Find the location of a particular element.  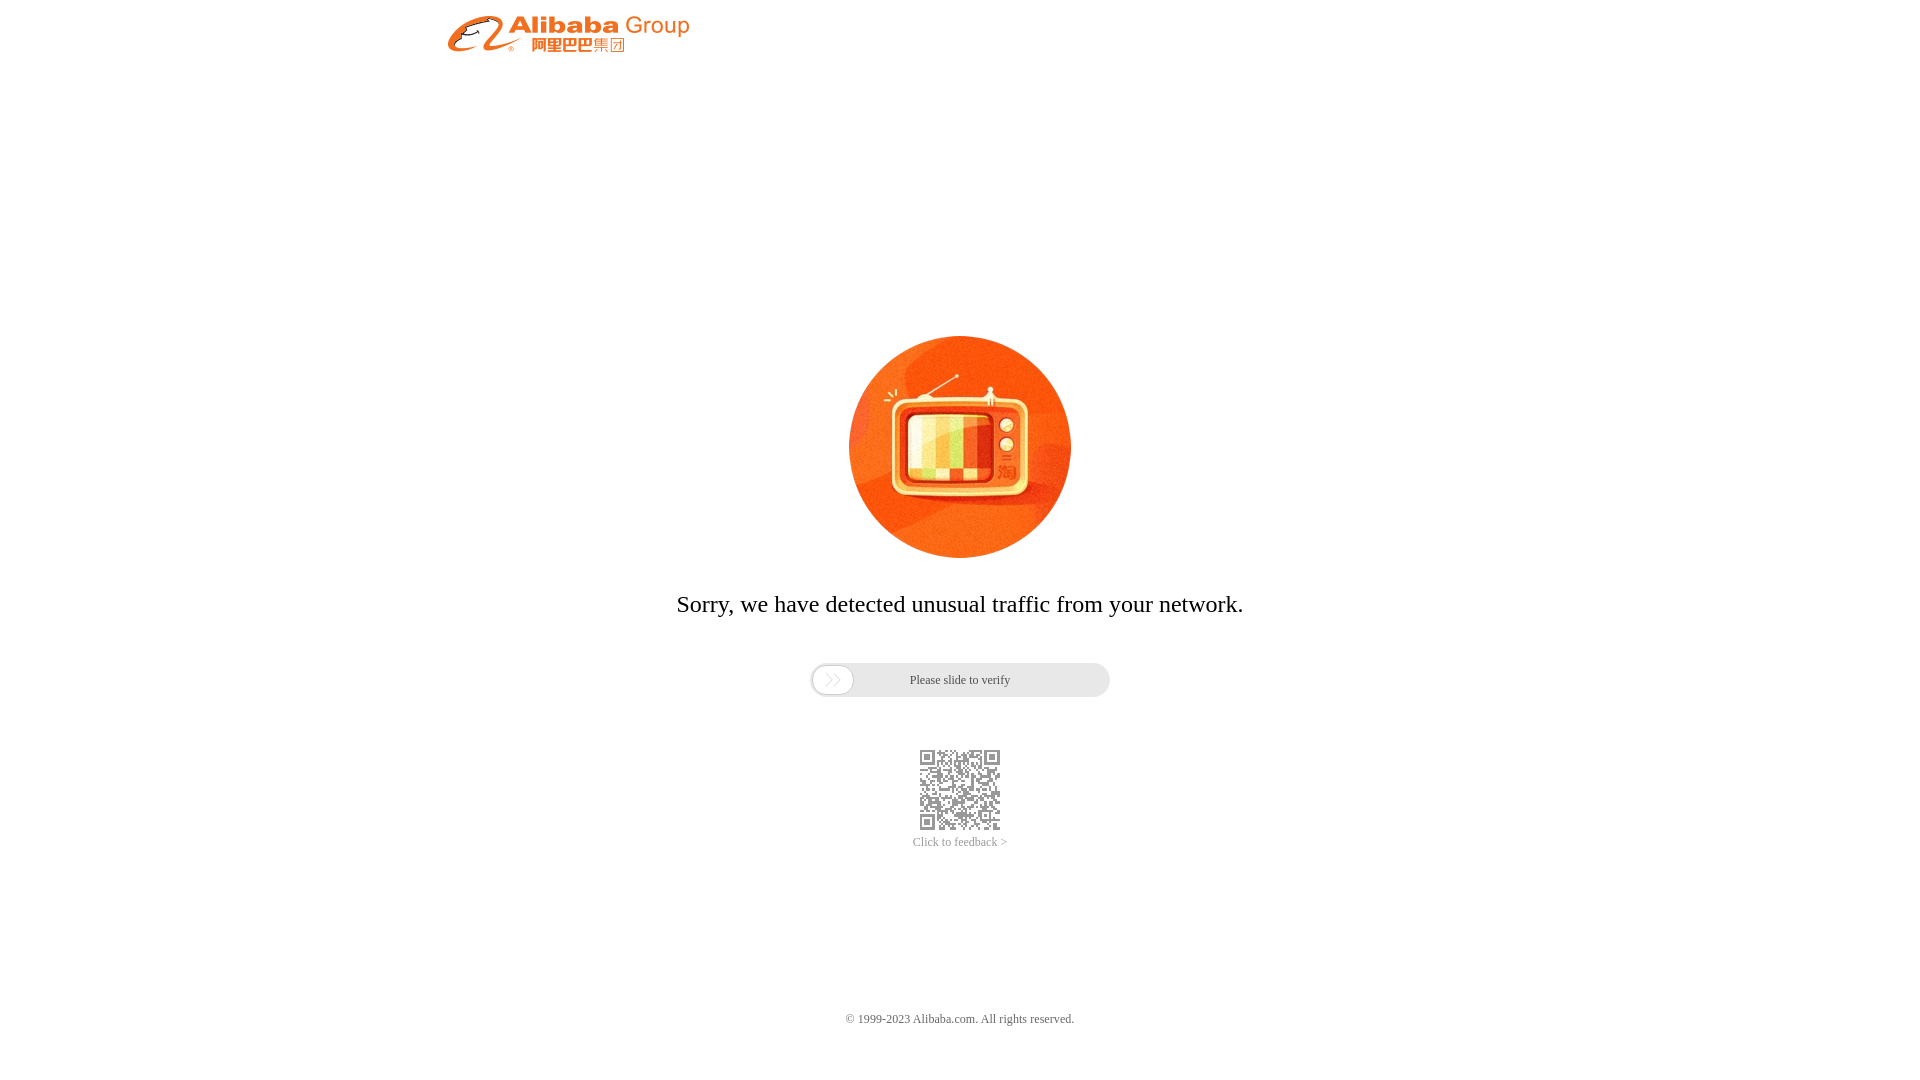

'Click to feedback >' is located at coordinates (960, 842).